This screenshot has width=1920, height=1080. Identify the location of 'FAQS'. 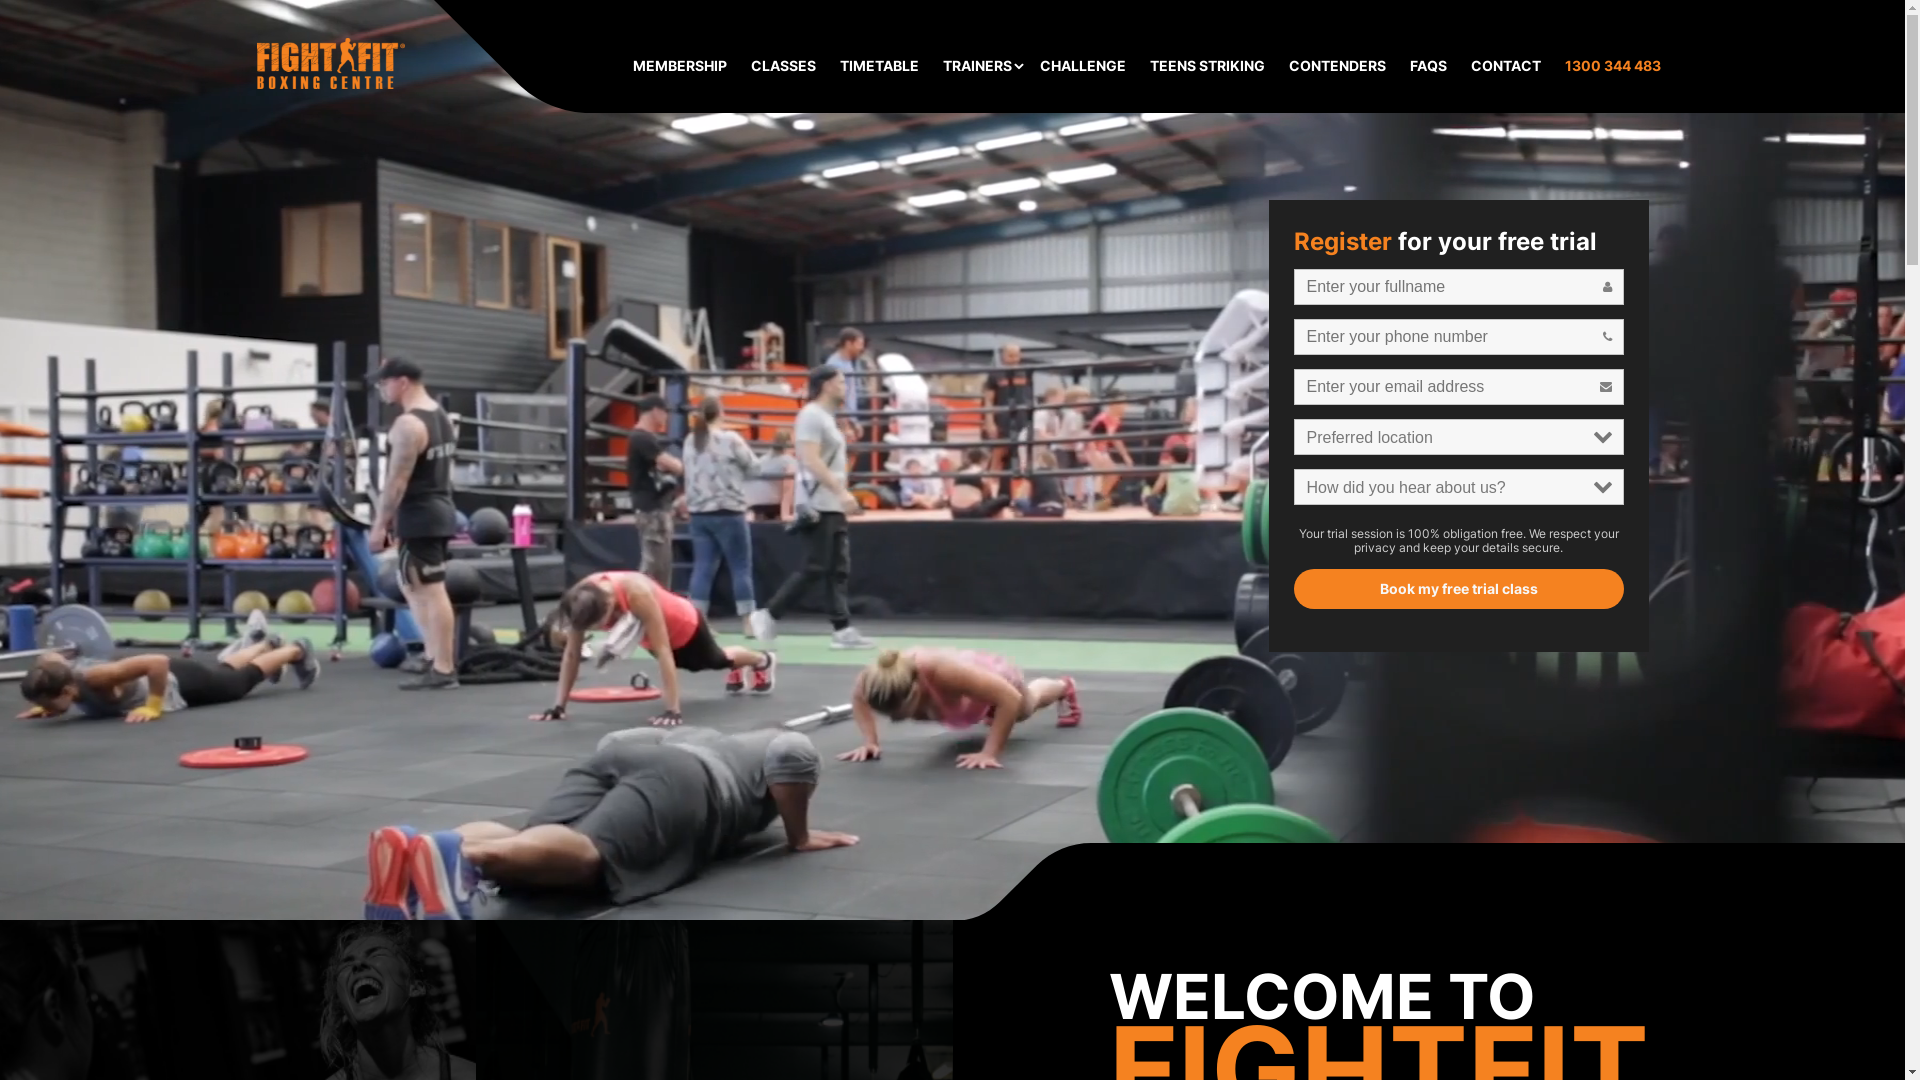
(1409, 64).